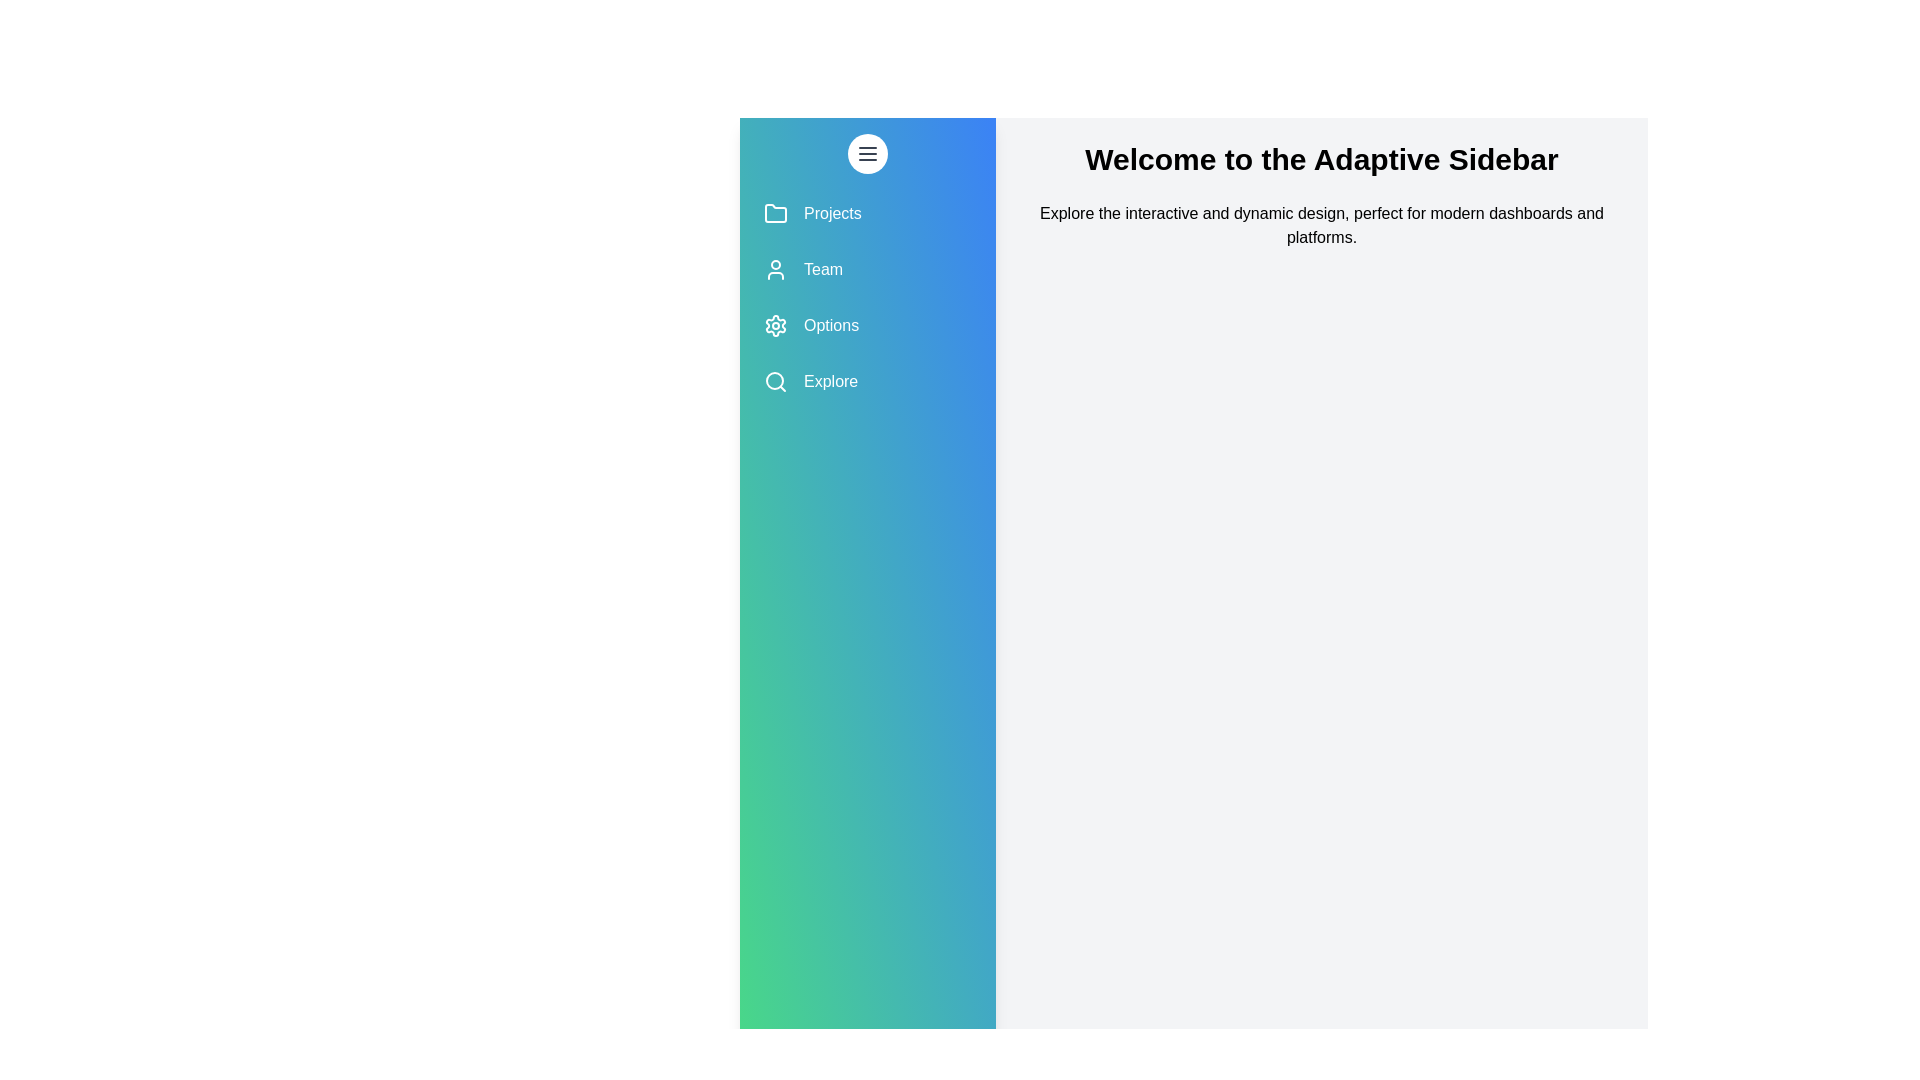  What do you see at coordinates (868, 270) in the screenshot?
I see `the menu item labeled Team to navigate to its section` at bounding box center [868, 270].